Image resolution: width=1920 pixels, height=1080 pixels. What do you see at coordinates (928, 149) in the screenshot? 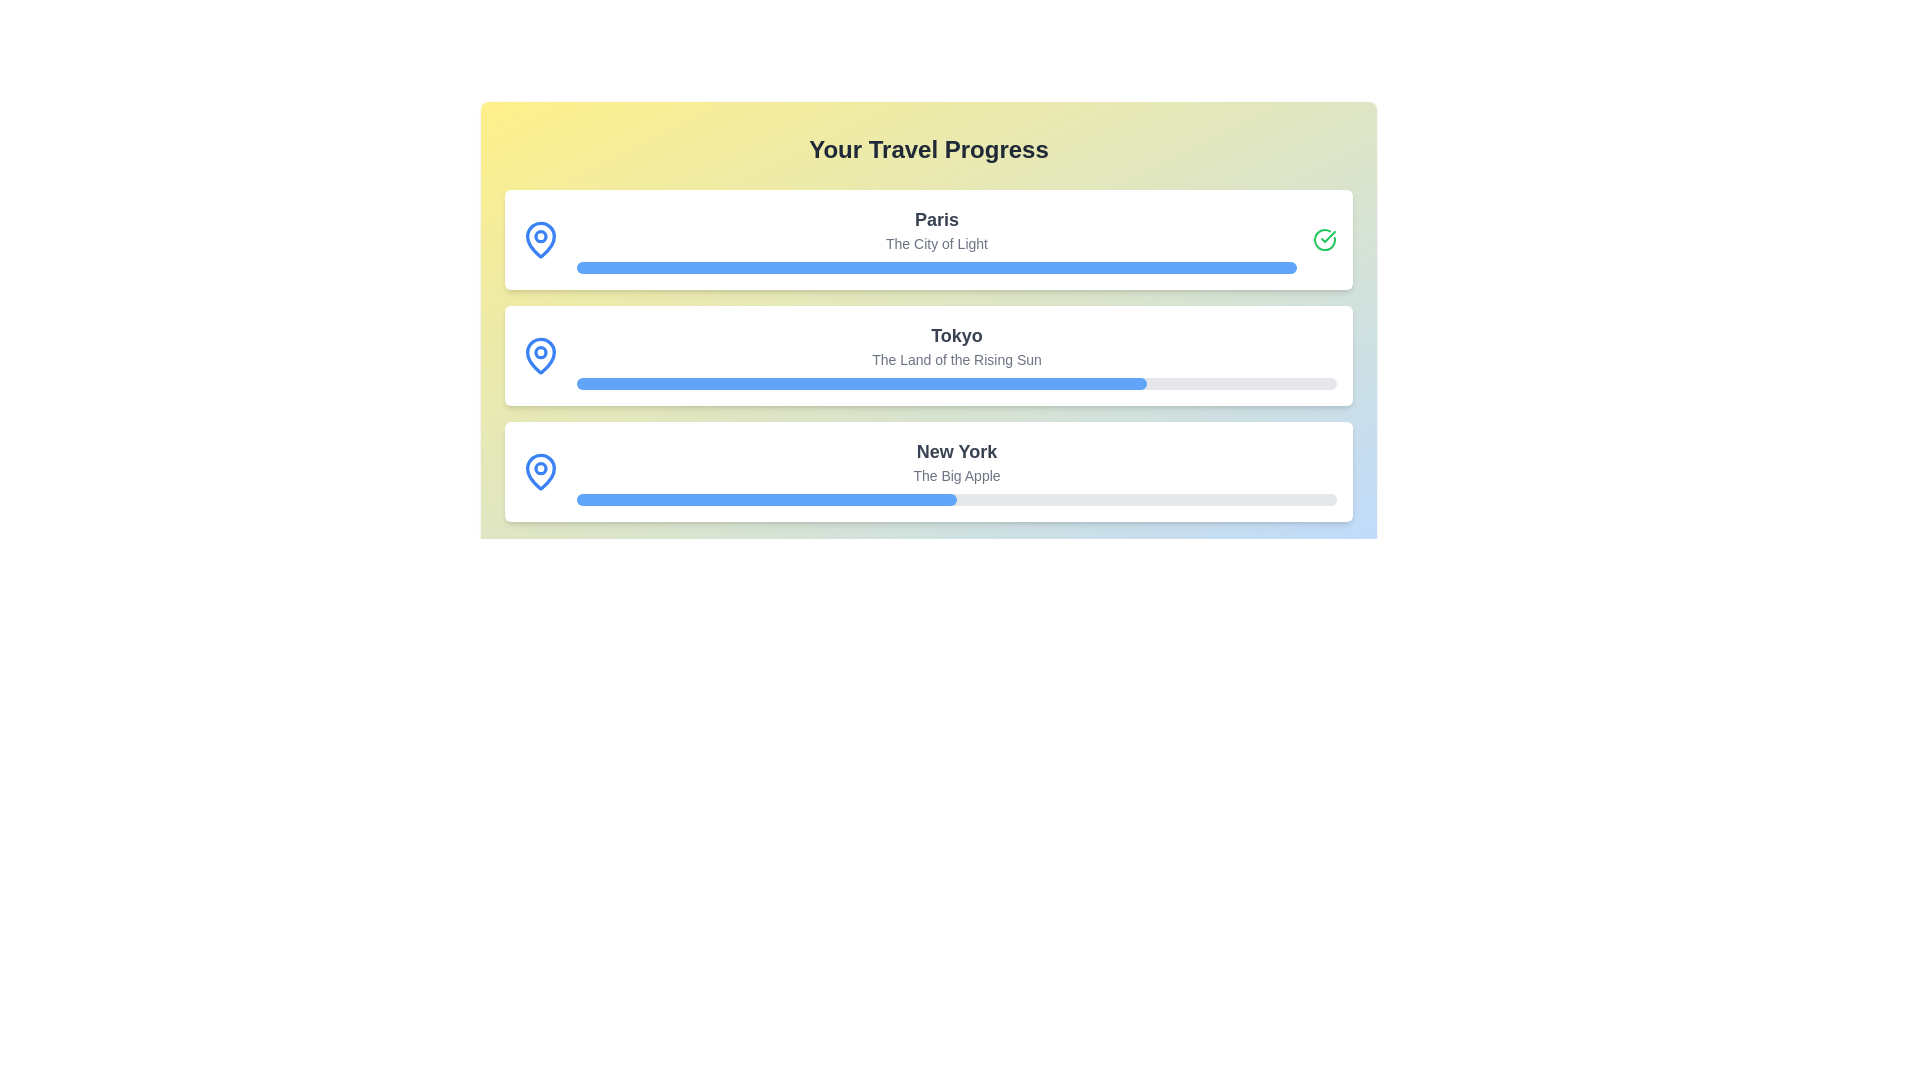
I see `the Text Label displaying 'Your Travel Progress' which is styled in bold, large, dark gray font against a yellow to light blue gradient background` at bounding box center [928, 149].